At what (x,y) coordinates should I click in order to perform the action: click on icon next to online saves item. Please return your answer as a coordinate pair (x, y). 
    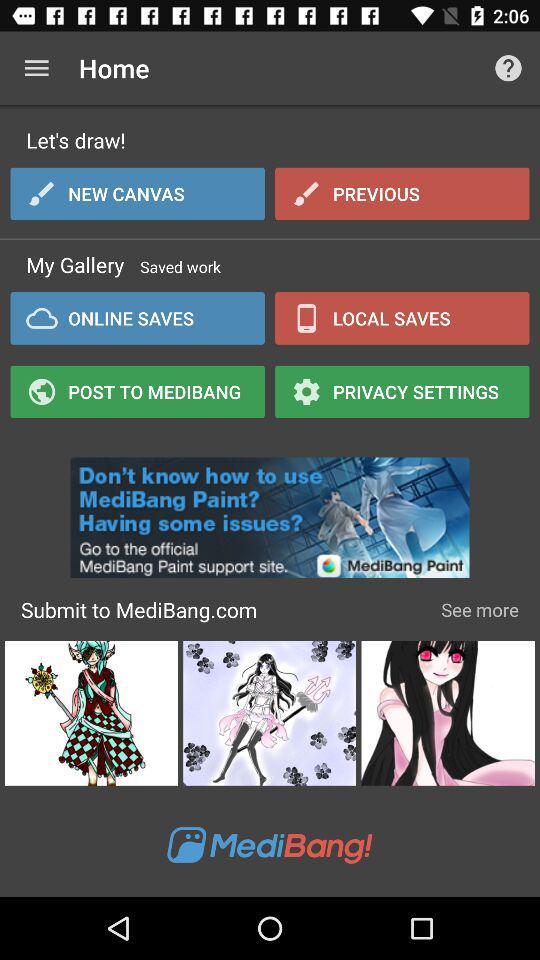
    Looking at the image, I should click on (402, 390).